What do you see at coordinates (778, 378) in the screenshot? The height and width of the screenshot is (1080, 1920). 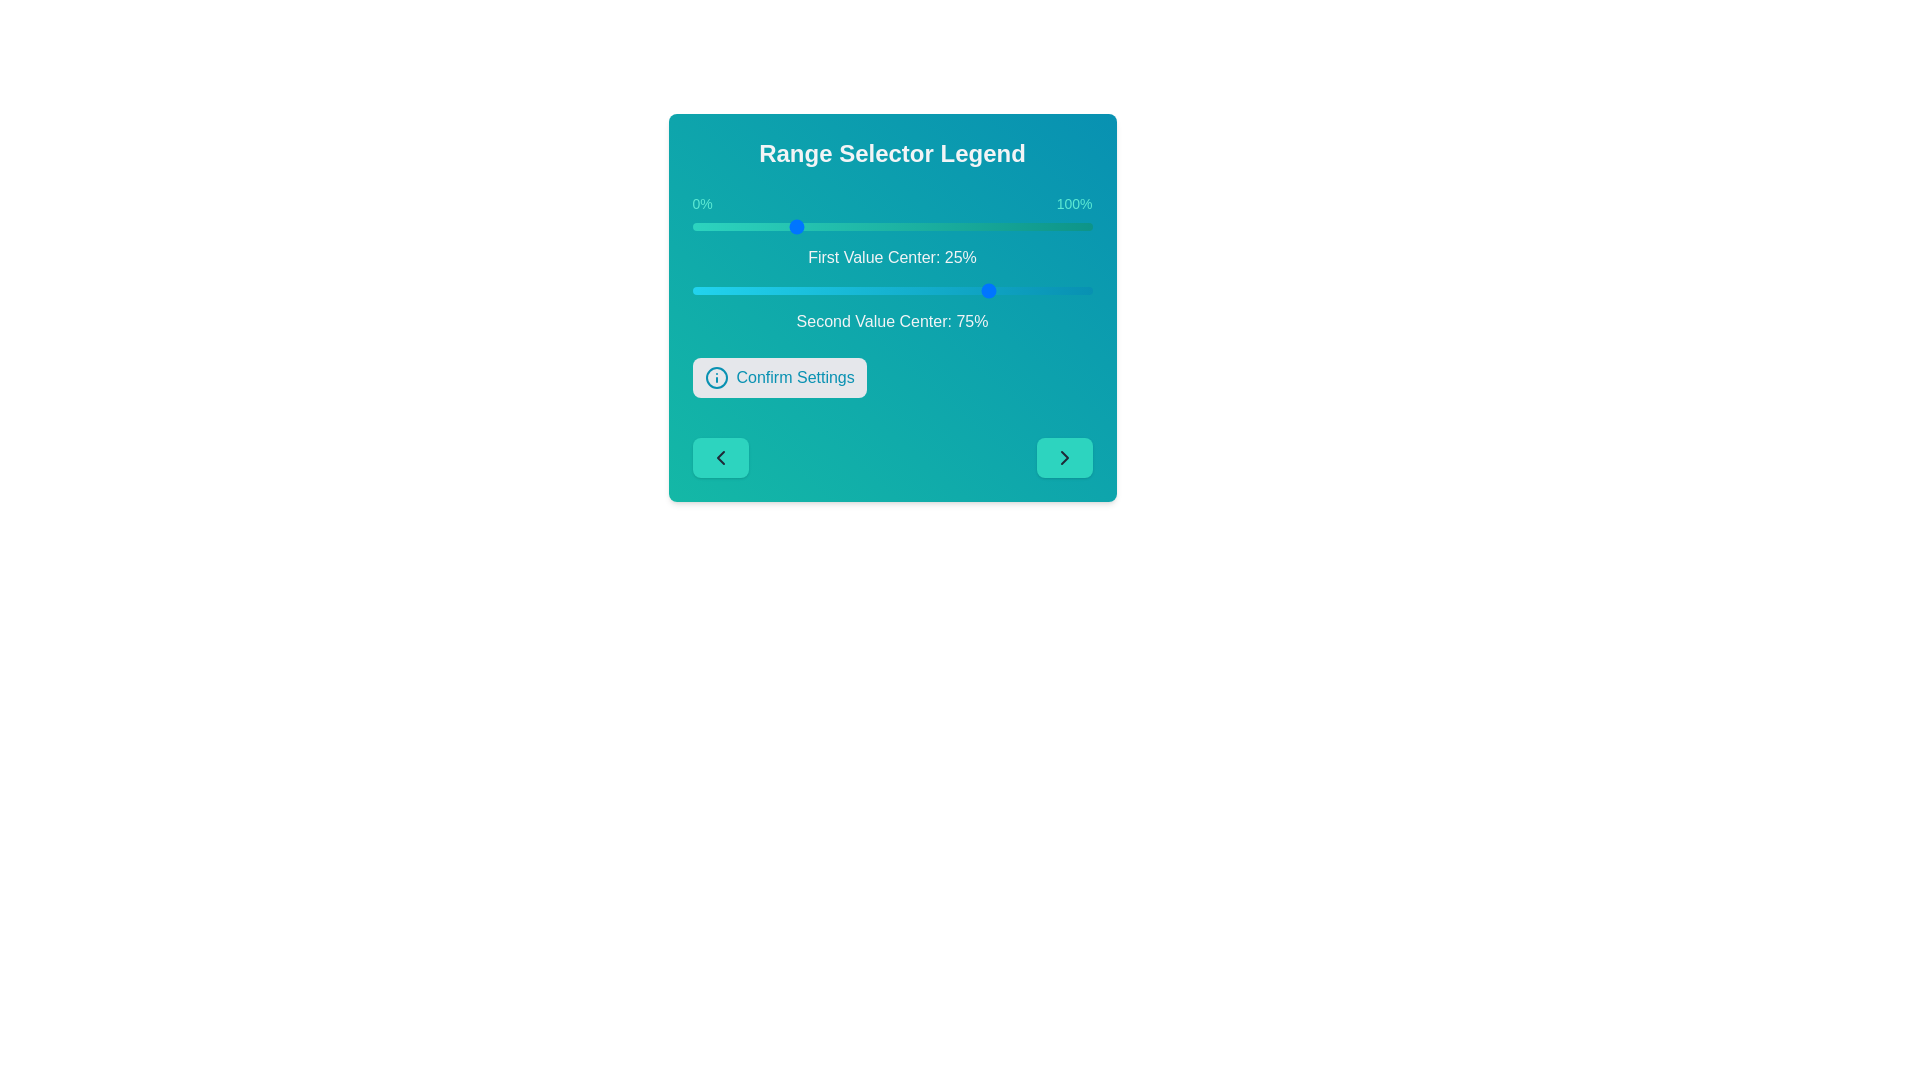 I see `the 'Confirm Settings' button located within the 'Range Selector Legend' card, which features a cyan information icon and text, to confirm current settings` at bounding box center [778, 378].